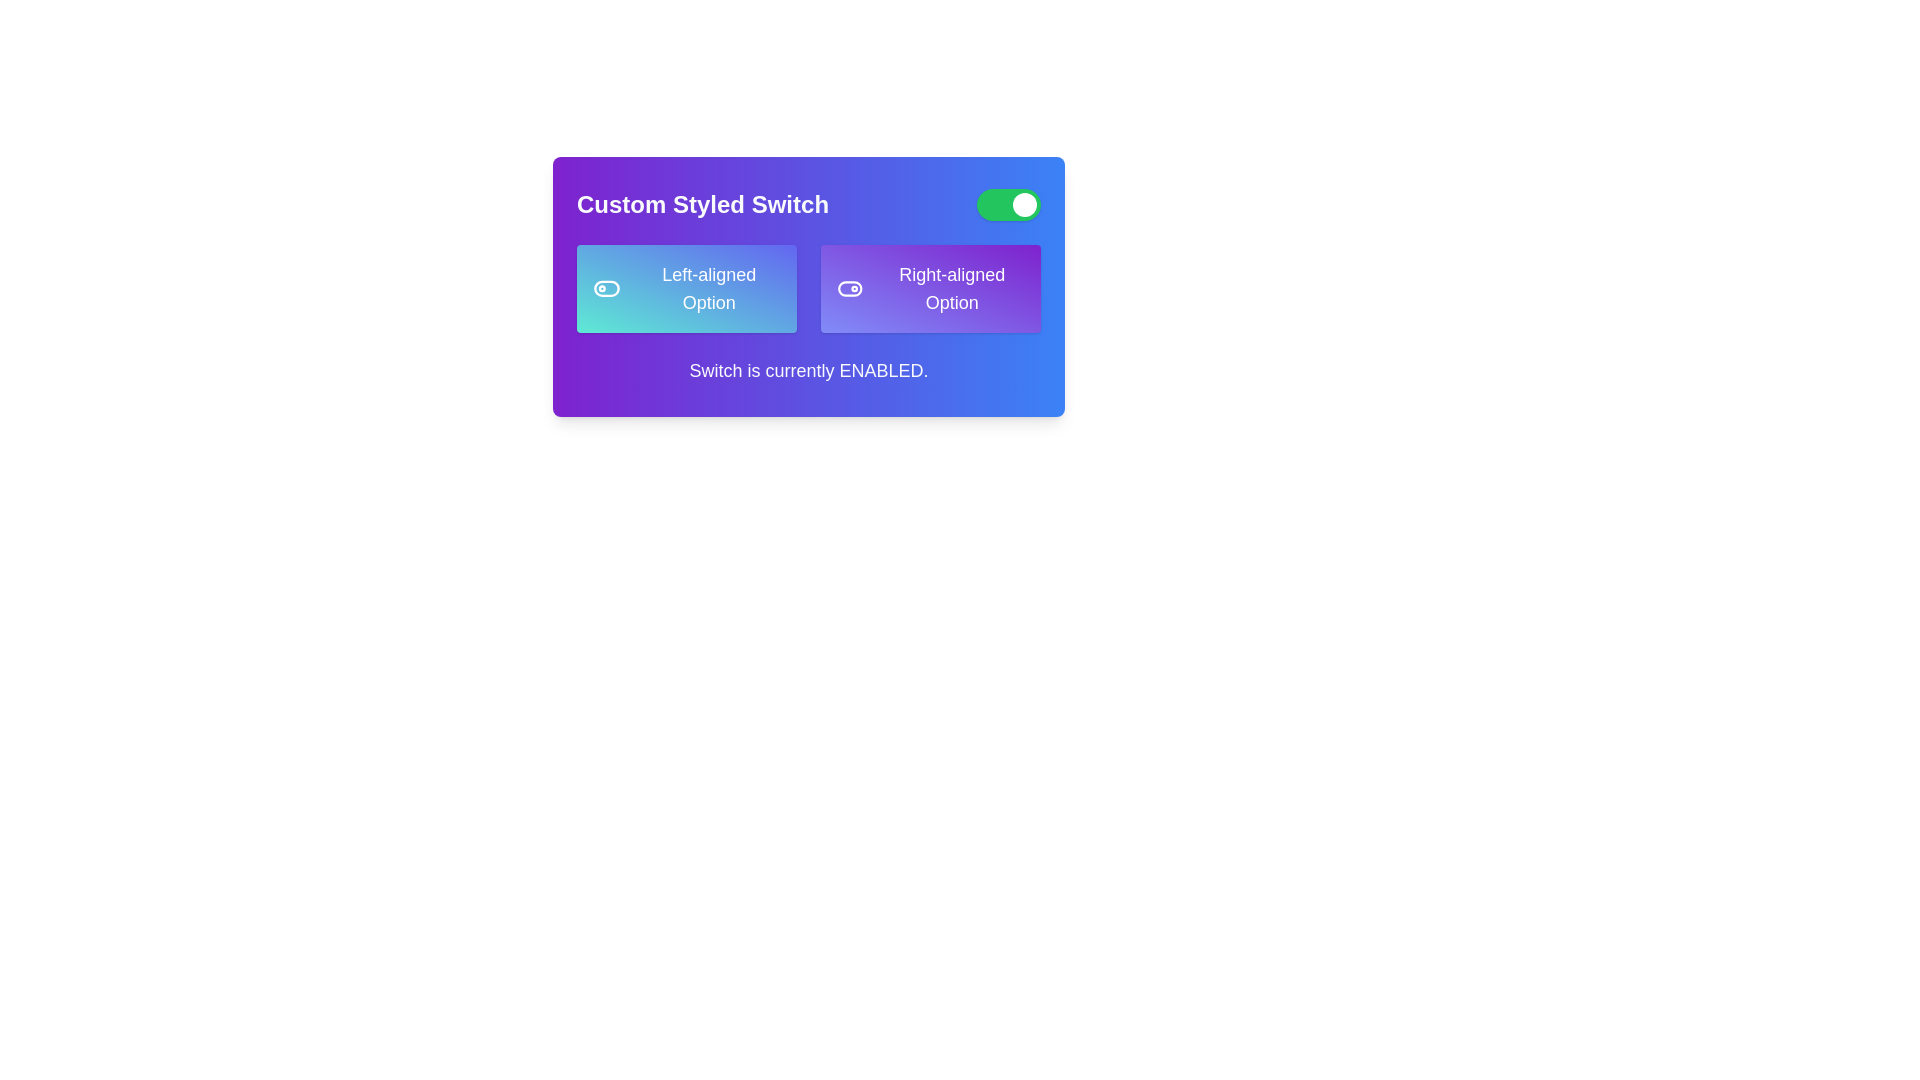  Describe the element at coordinates (606, 289) in the screenshot. I see `the toggle switch icon styled as a left-aligned option, which has a circular indicator on the left and is located beside the text 'Left-aligned Option'` at that location.